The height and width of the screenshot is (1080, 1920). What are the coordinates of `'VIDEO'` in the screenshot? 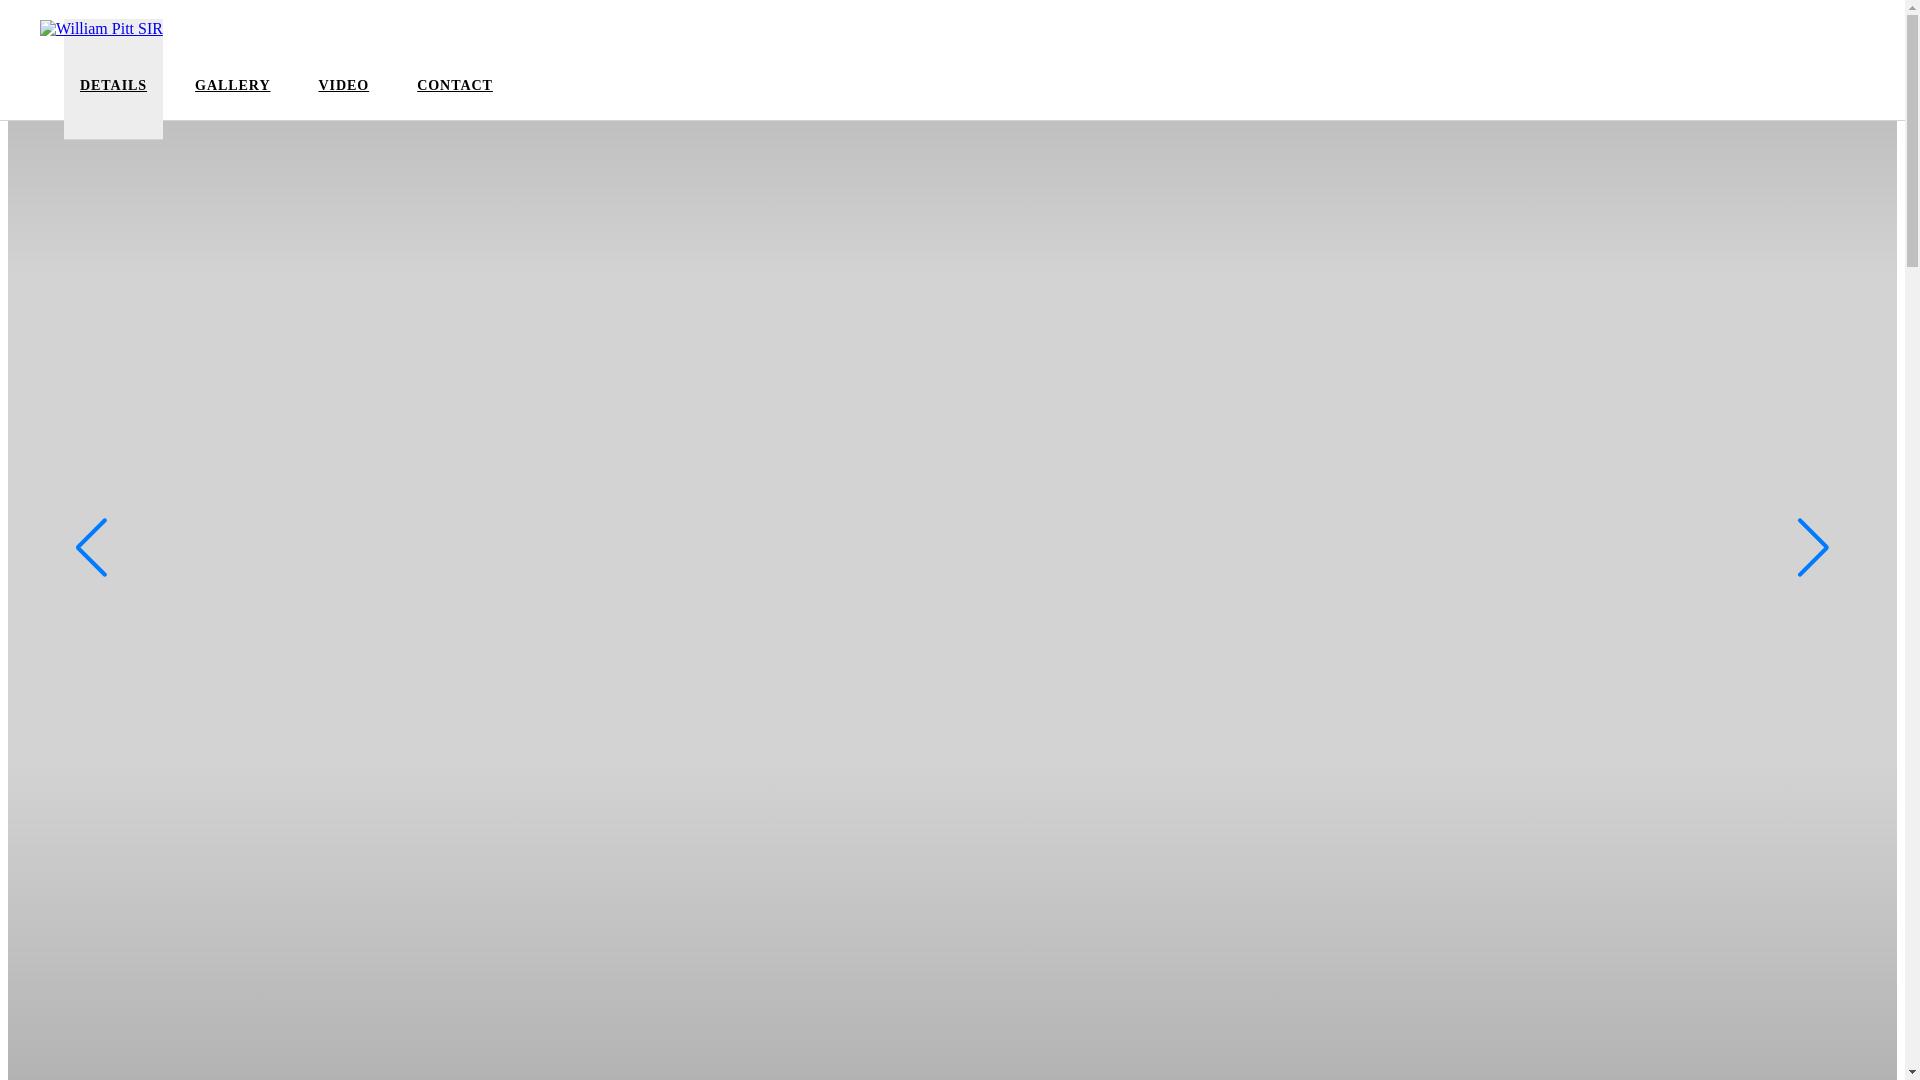 It's located at (317, 97).